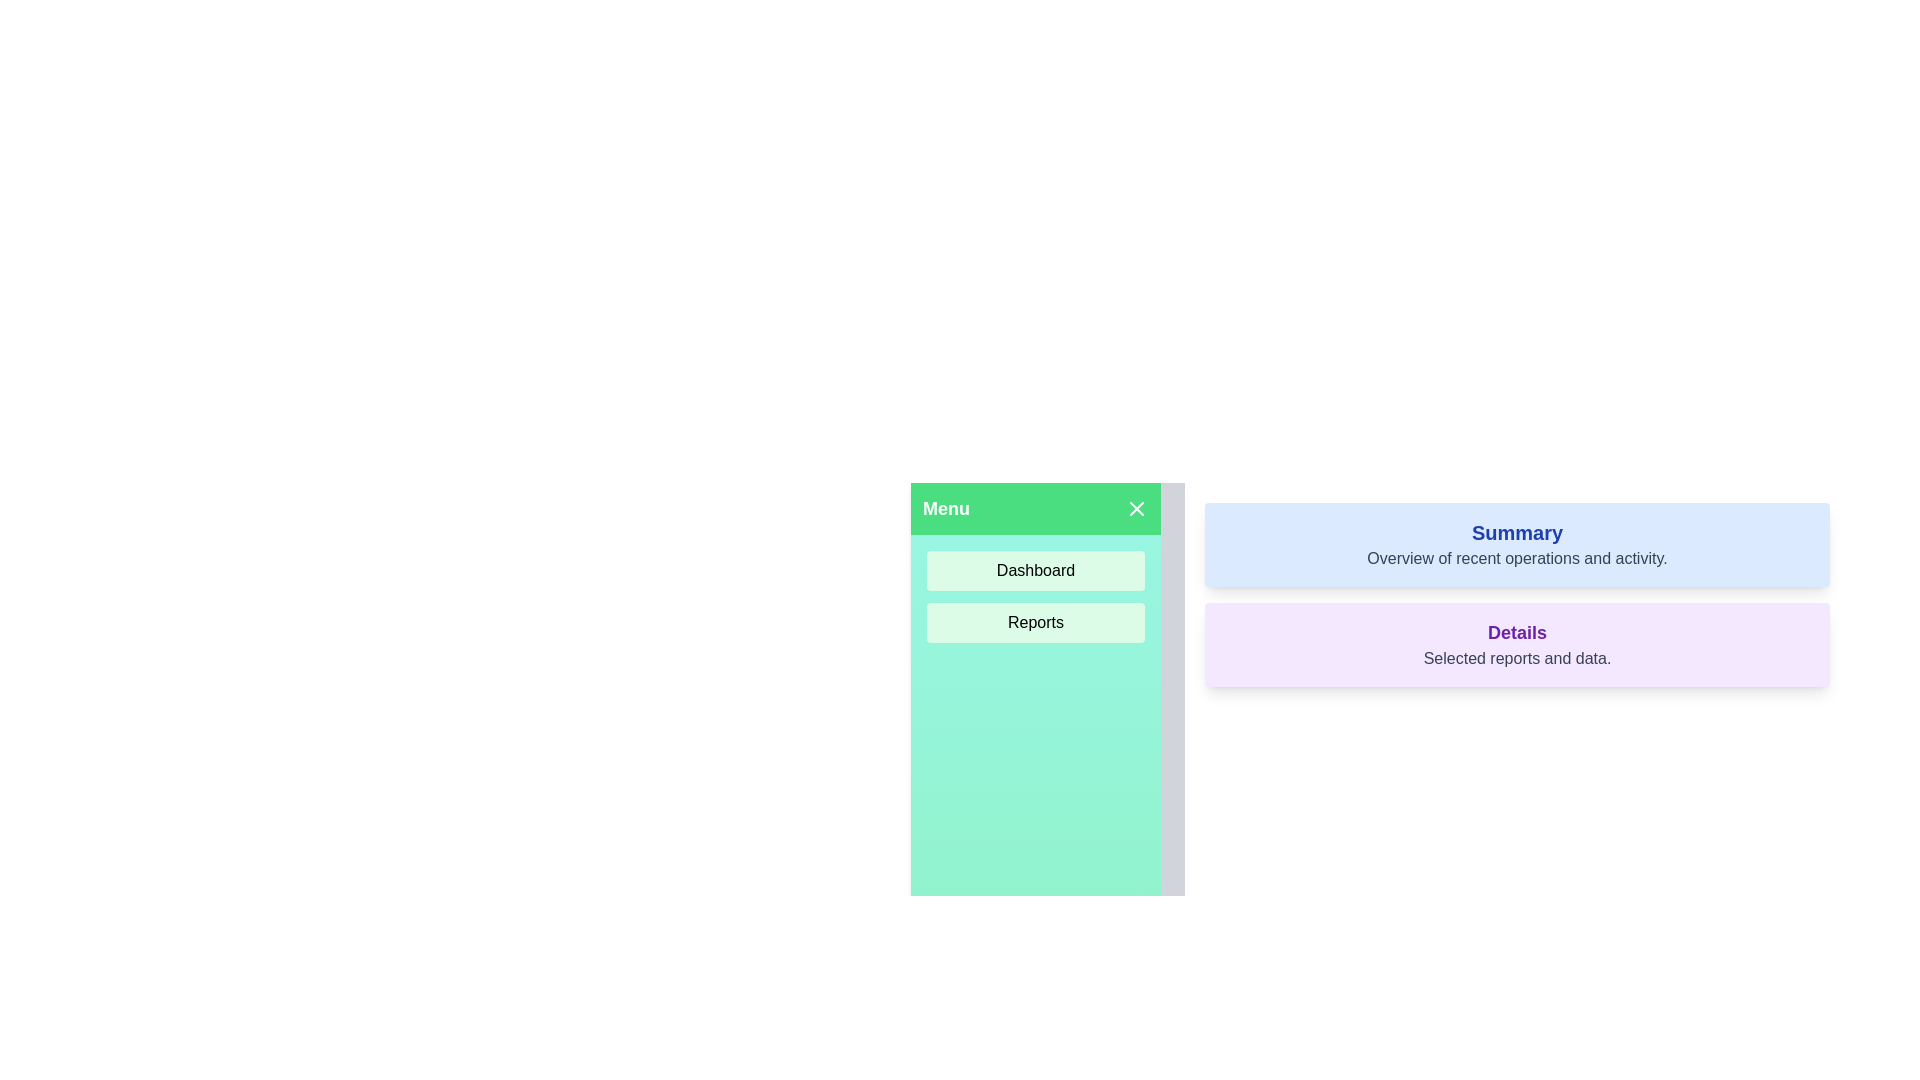 The height and width of the screenshot is (1080, 1920). I want to click on the static text label element that serves as a title for the panel, located in the top-left corner of a green rectangular header bar, positioned left of the 'close' icon (X), so click(945, 508).